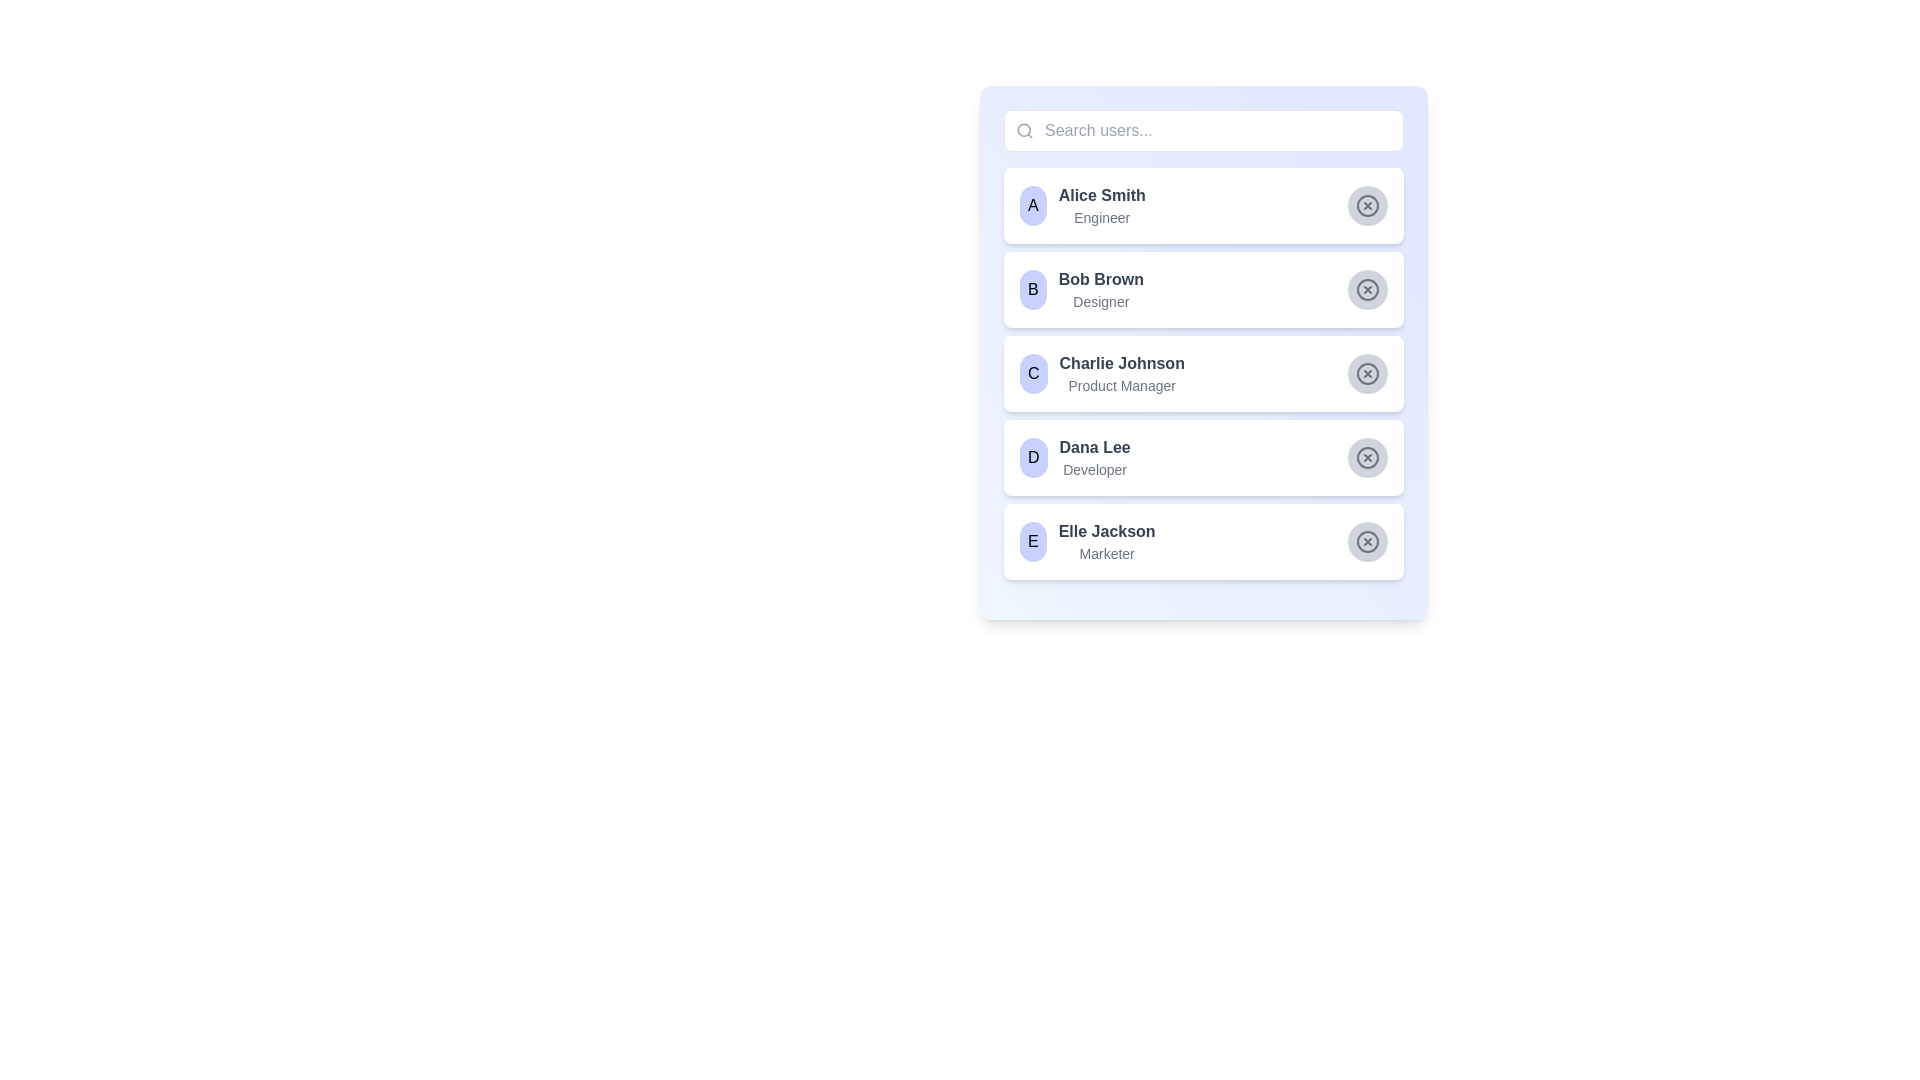  Describe the element at coordinates (1367, 205) in the screenshot. I see `the first circular 'X' icon next to the 'Alice Smith' user profile` at that location.